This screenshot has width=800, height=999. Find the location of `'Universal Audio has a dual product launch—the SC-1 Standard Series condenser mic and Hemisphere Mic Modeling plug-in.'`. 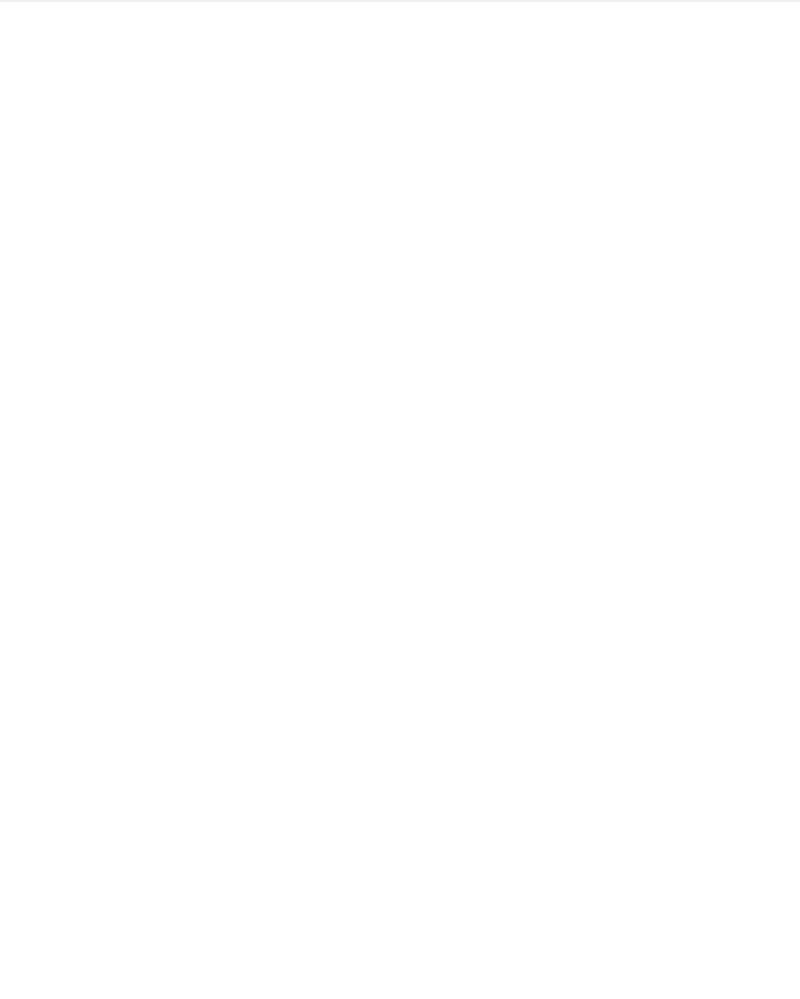

'Universal Audio has a dual product launch—the SC-1 Standard Series condenser mic and Hemisphere Mic Modeling plug-in.' is located at coordinates (344, 672).